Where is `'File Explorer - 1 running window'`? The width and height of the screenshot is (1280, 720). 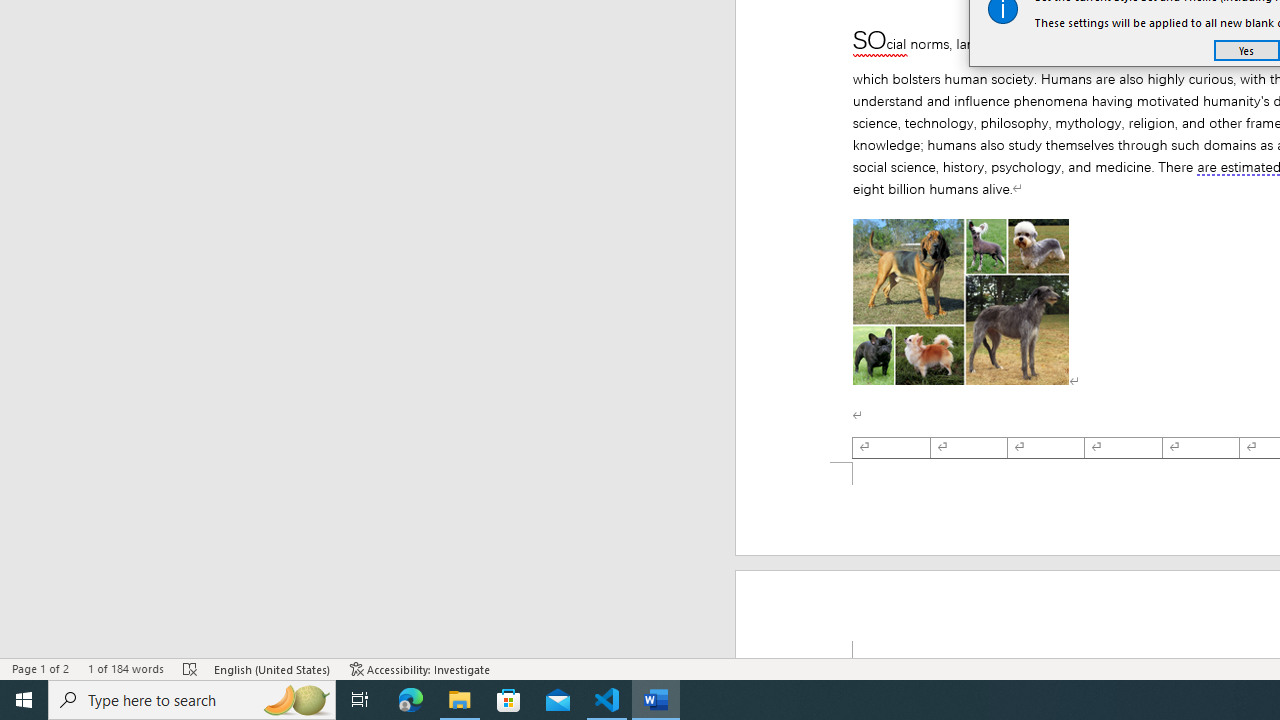
'File Explorer - 1 running window' is located at coordinates (459, 698).